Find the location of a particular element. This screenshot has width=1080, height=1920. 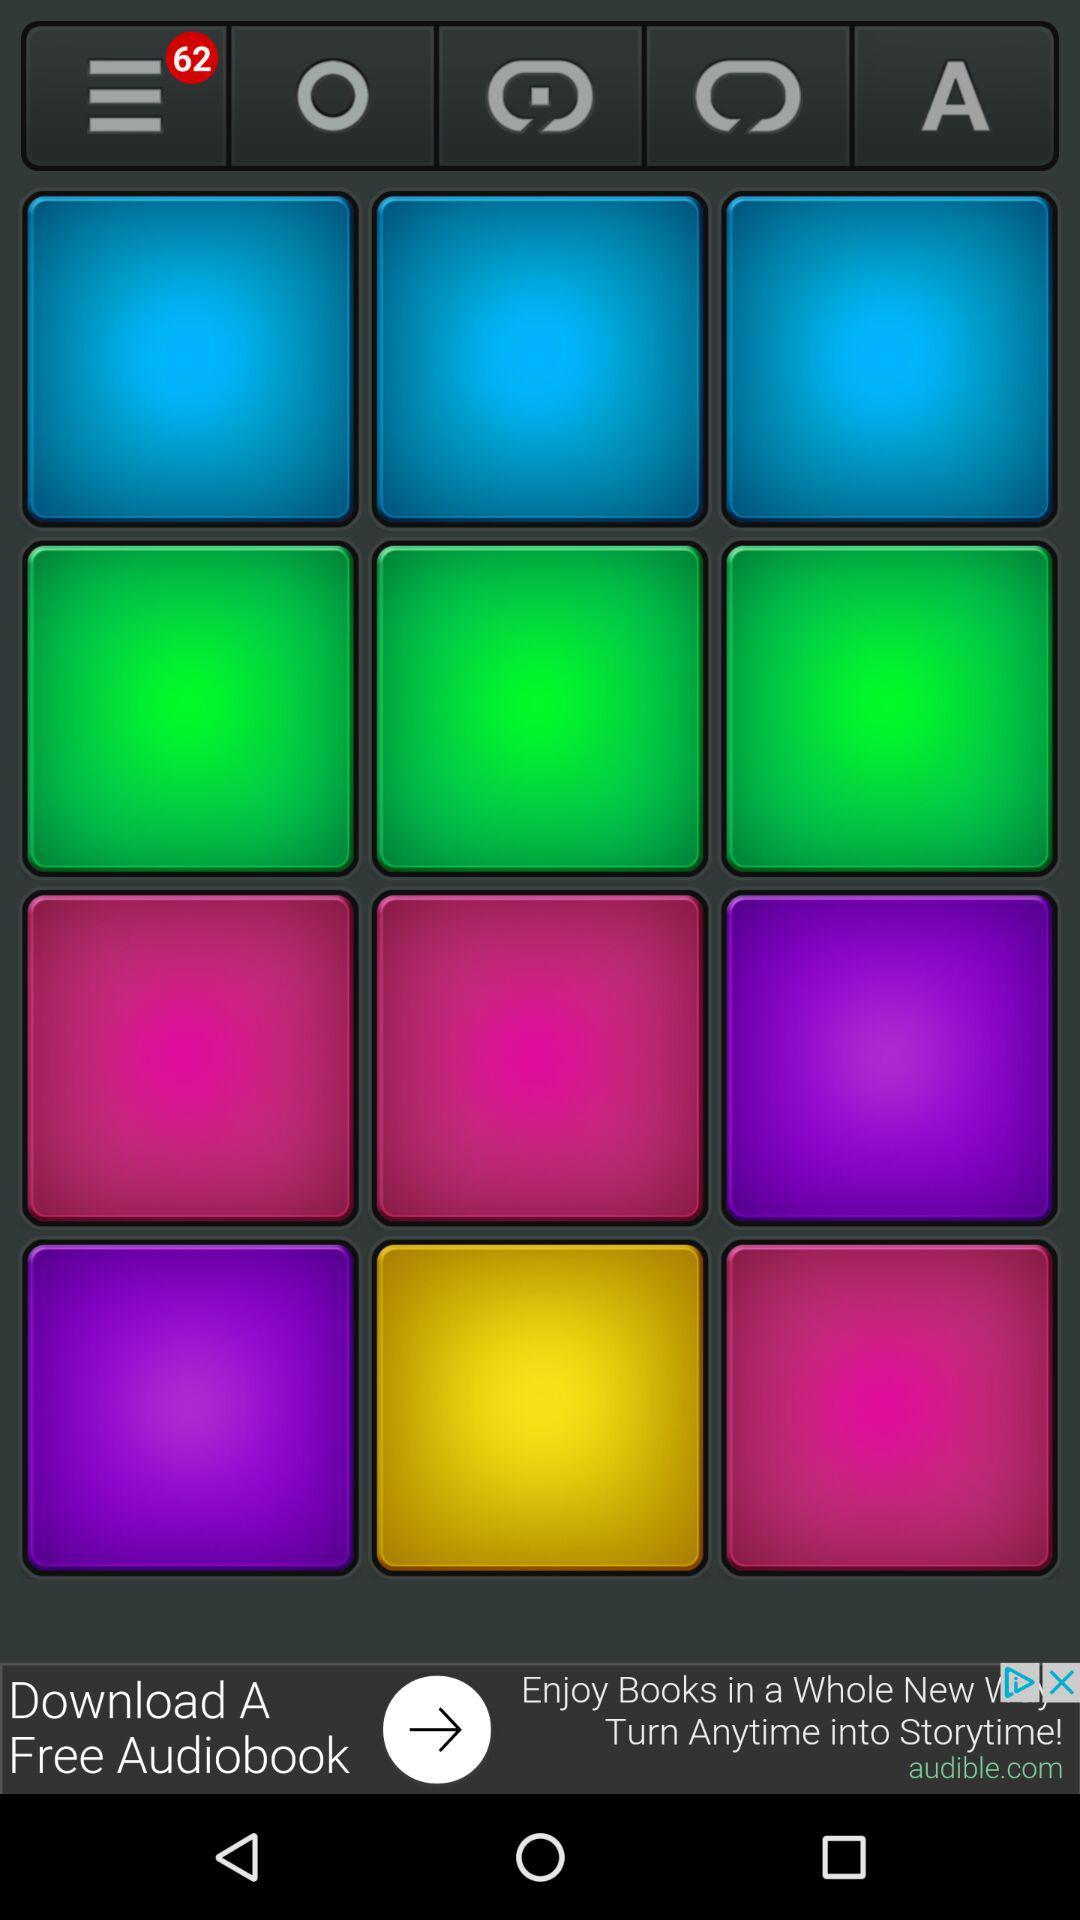

discover this beat is located at coordinates (540, 359).